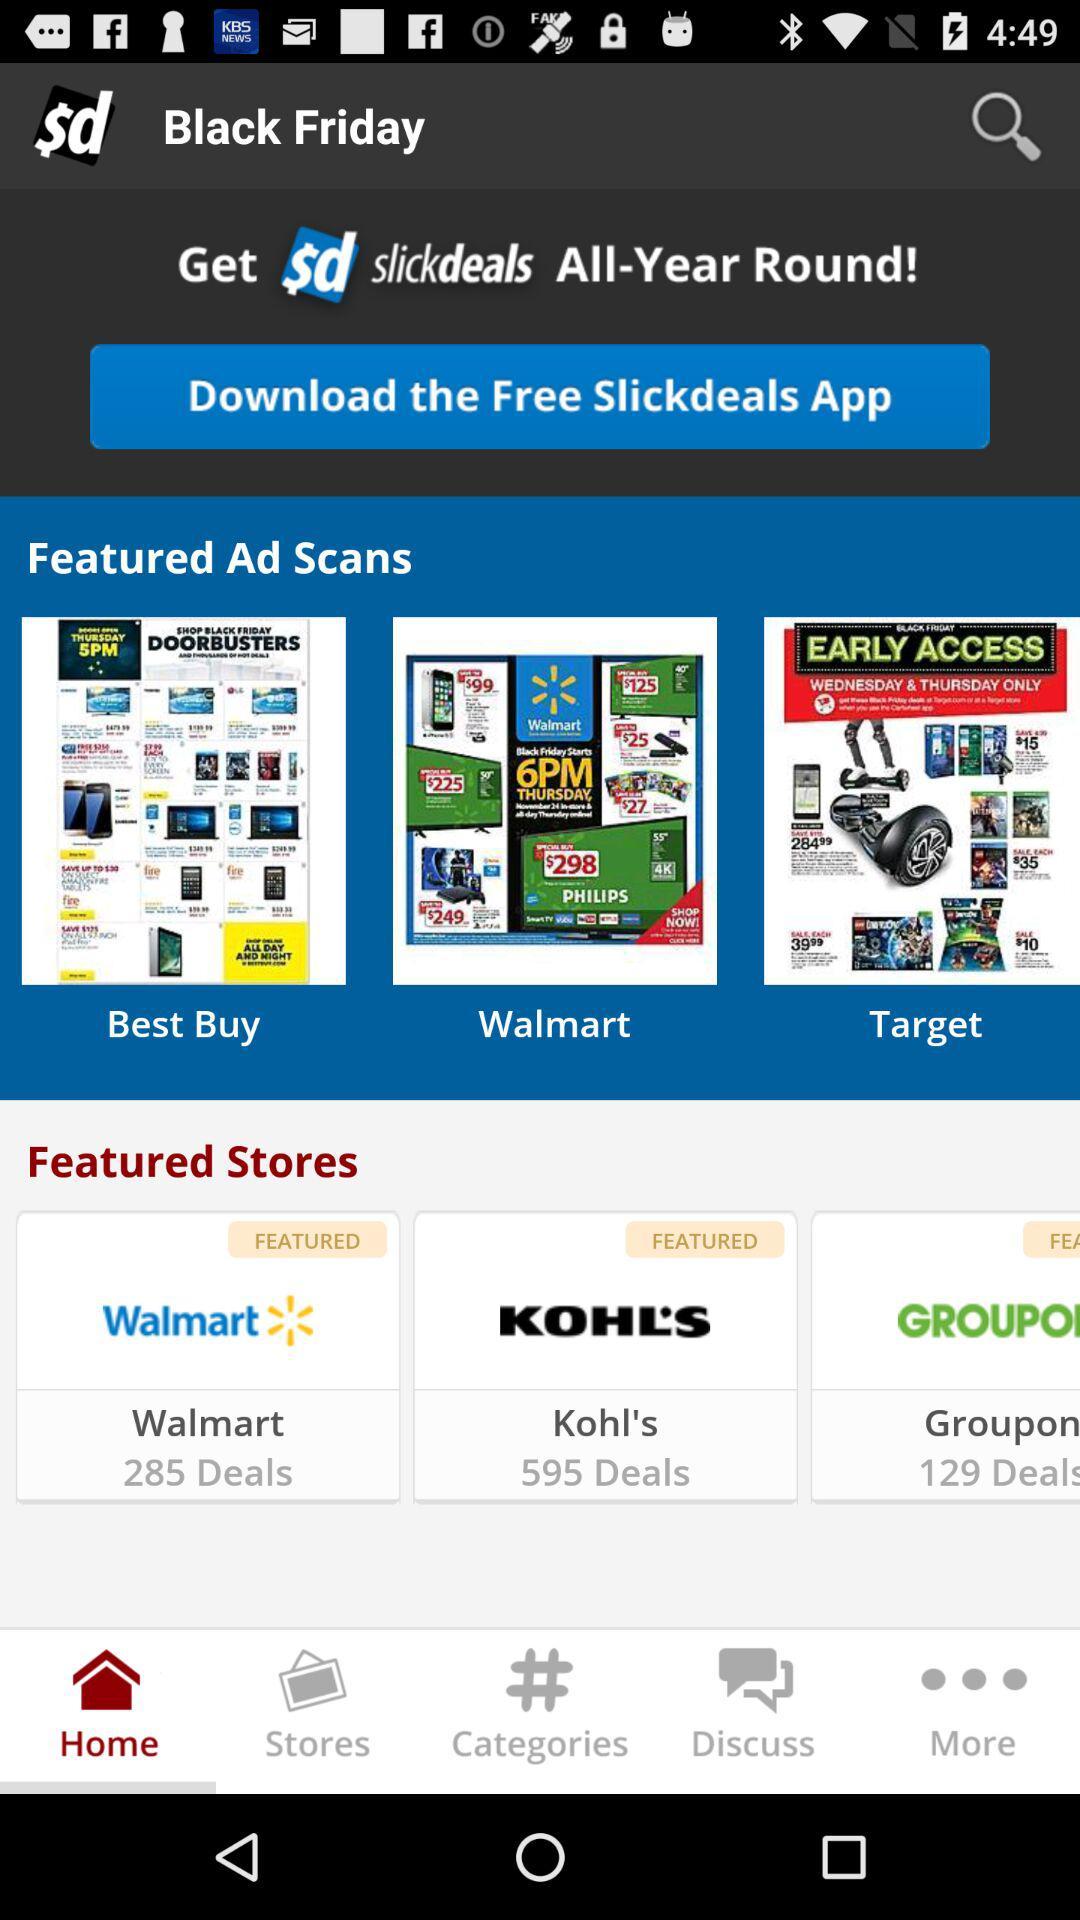 This screenshot has height=1920, width=1080. What do you see at coordinates (323, 1836) in the screenshot?
I see `the date_range icon` at bounding box center [323, 1836].